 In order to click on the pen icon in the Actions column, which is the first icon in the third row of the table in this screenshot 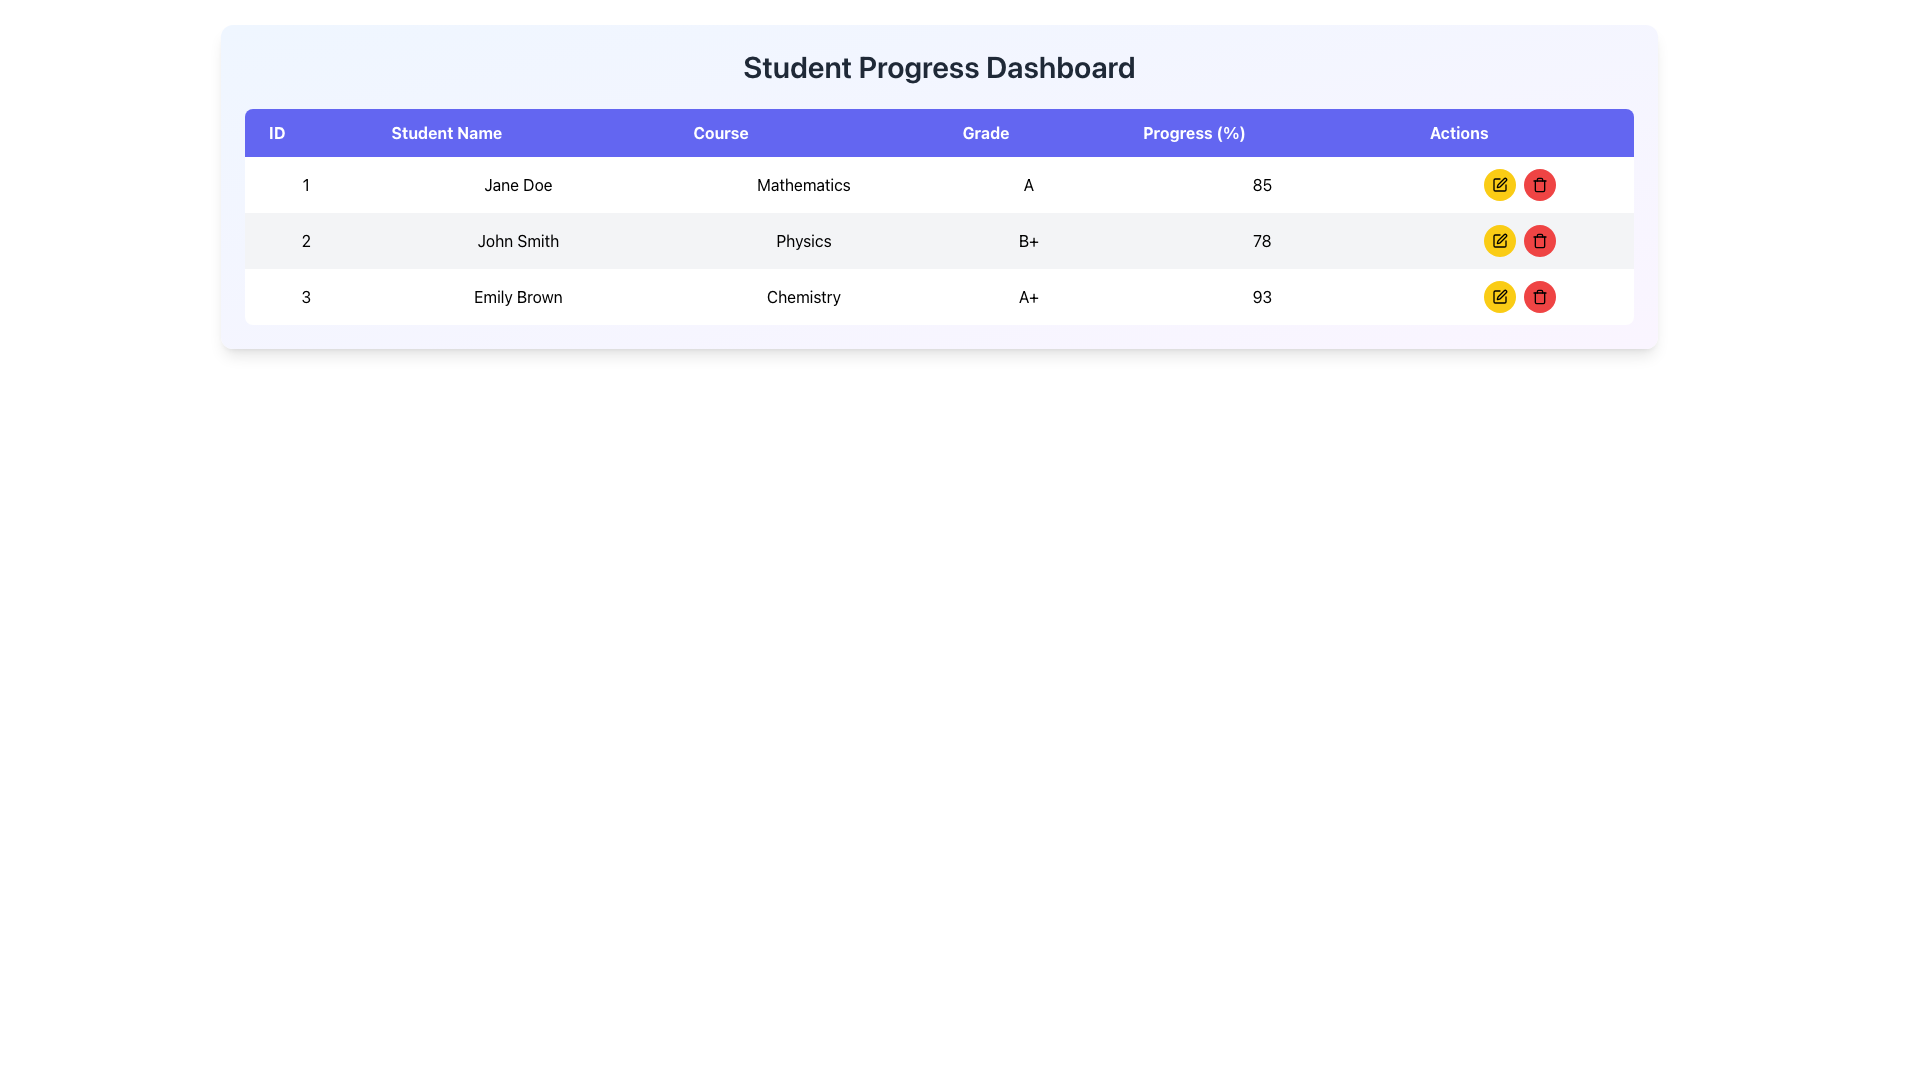, I will do `click(1501, 294)`.